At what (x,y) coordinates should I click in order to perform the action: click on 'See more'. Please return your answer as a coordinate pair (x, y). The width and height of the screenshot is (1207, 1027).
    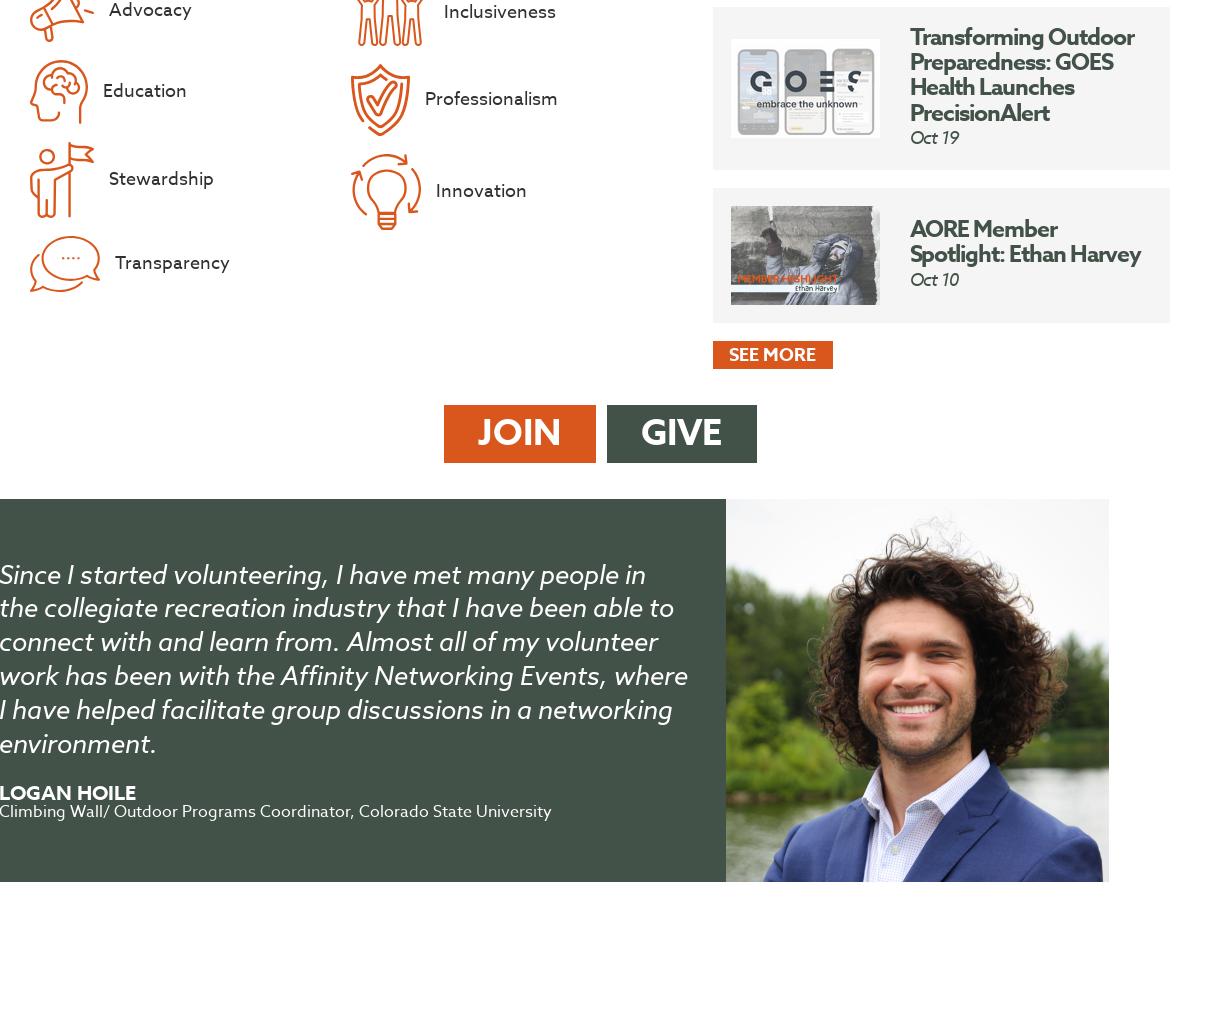
    Looking at the image, I should click on (772, 354).